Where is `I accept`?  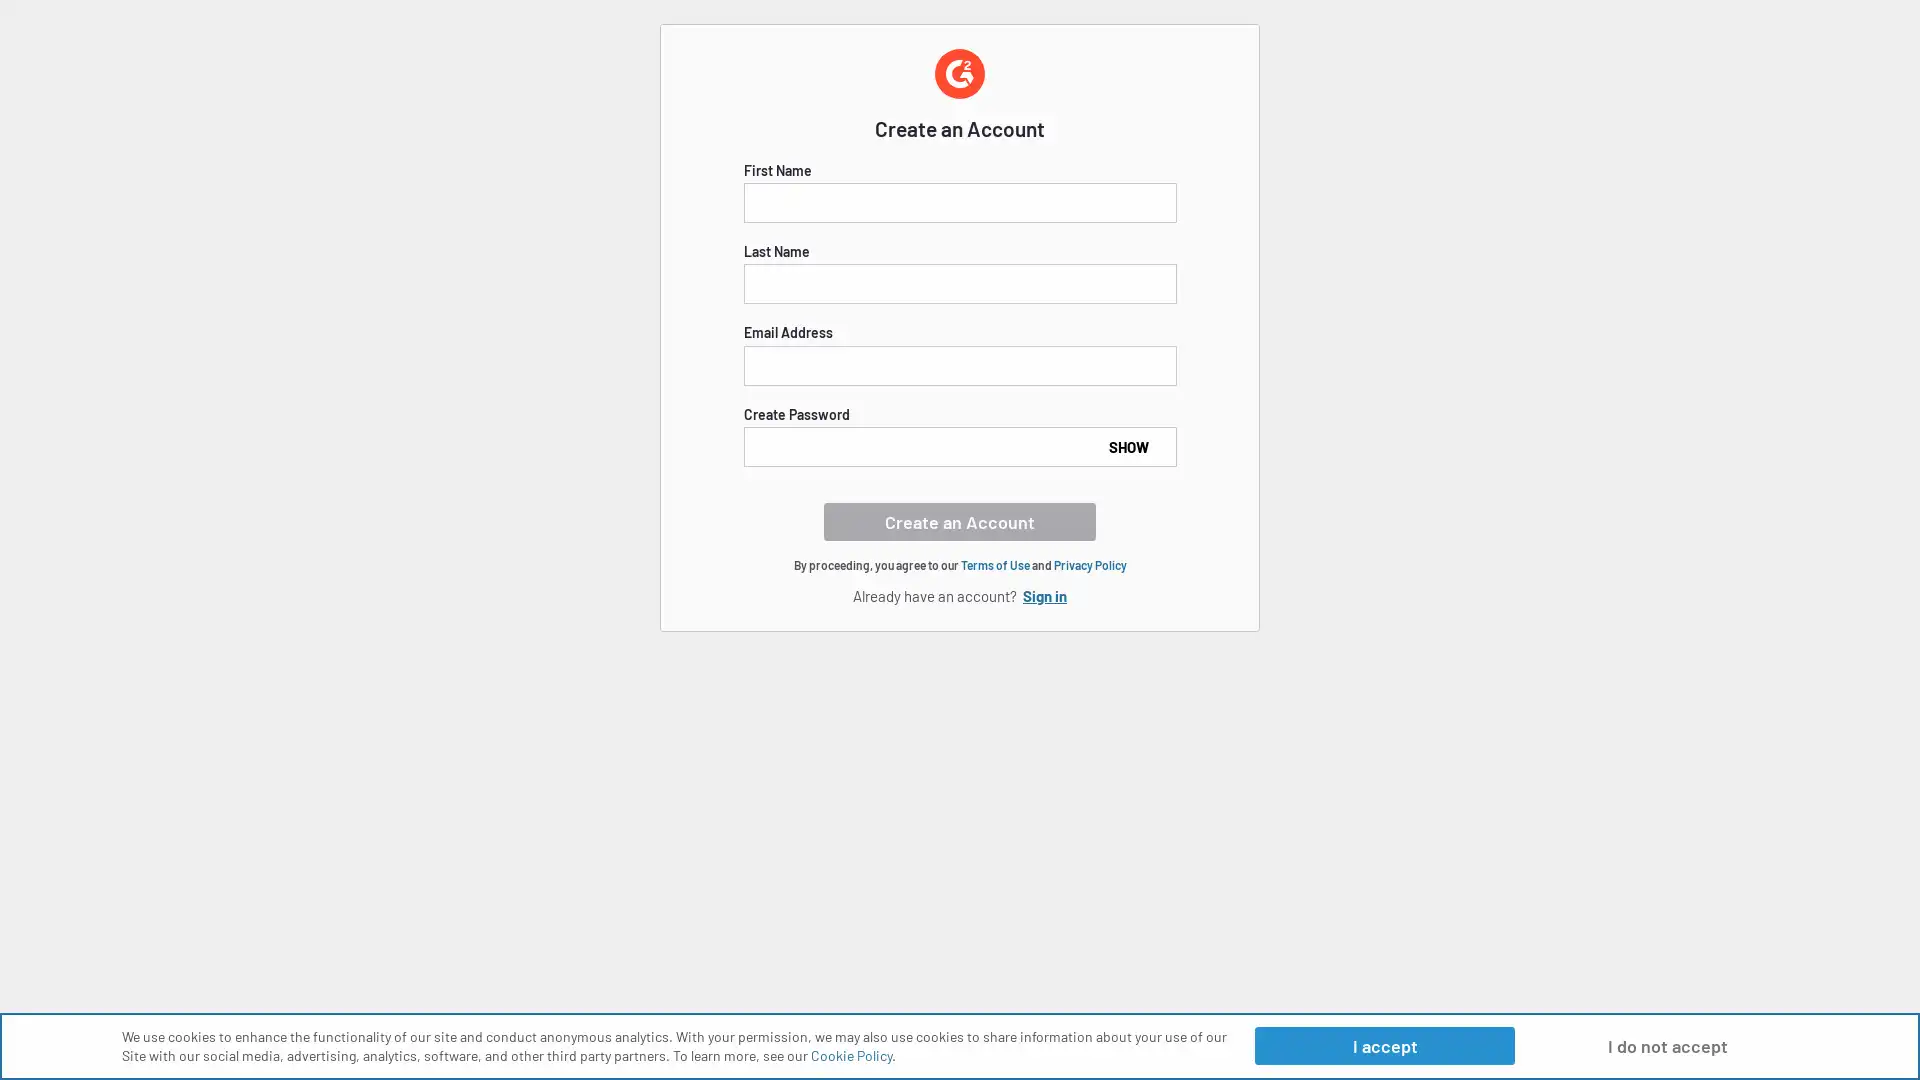
I accept is located at coordinates (1383, 1044).